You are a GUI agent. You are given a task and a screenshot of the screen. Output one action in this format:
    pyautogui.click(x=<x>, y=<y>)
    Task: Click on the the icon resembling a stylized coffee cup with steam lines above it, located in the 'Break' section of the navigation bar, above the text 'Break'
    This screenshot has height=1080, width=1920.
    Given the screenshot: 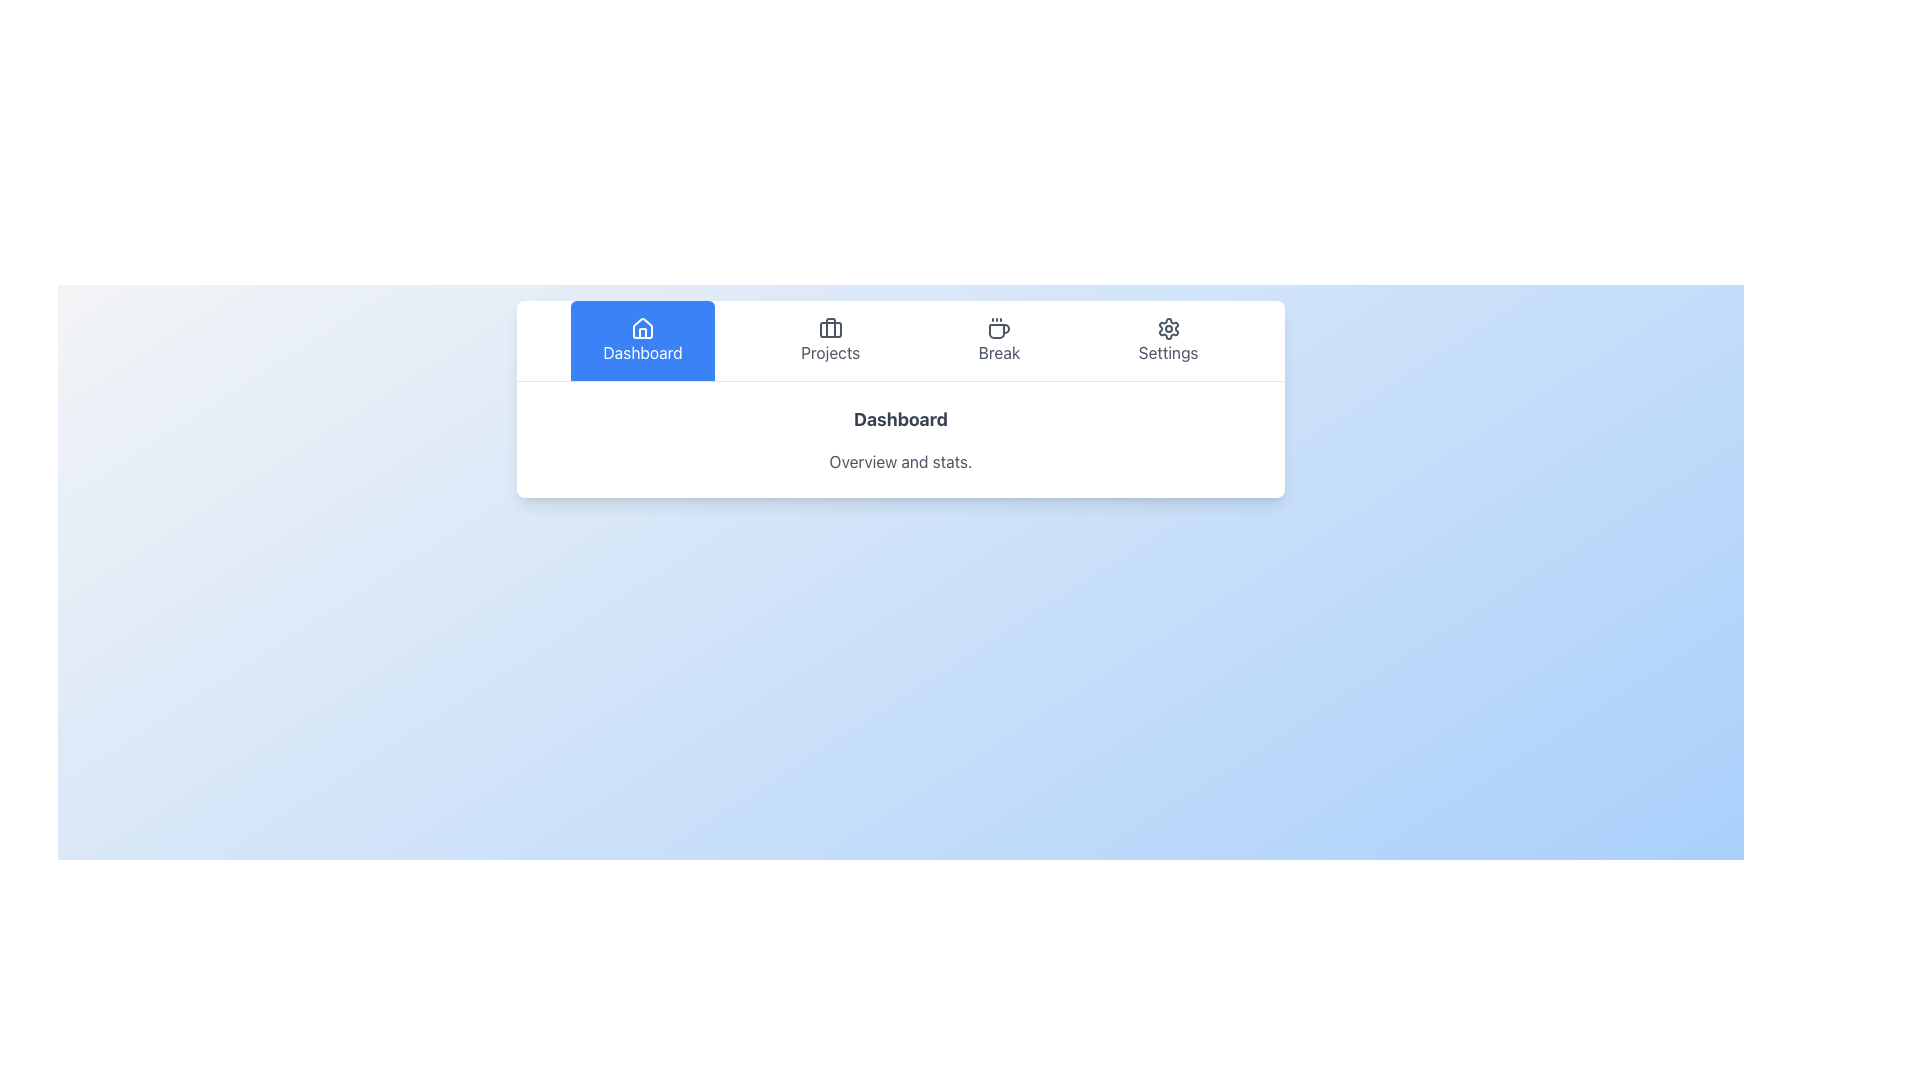 What is the action you would take?
    pyautogui.click(x=999, y=327)
    